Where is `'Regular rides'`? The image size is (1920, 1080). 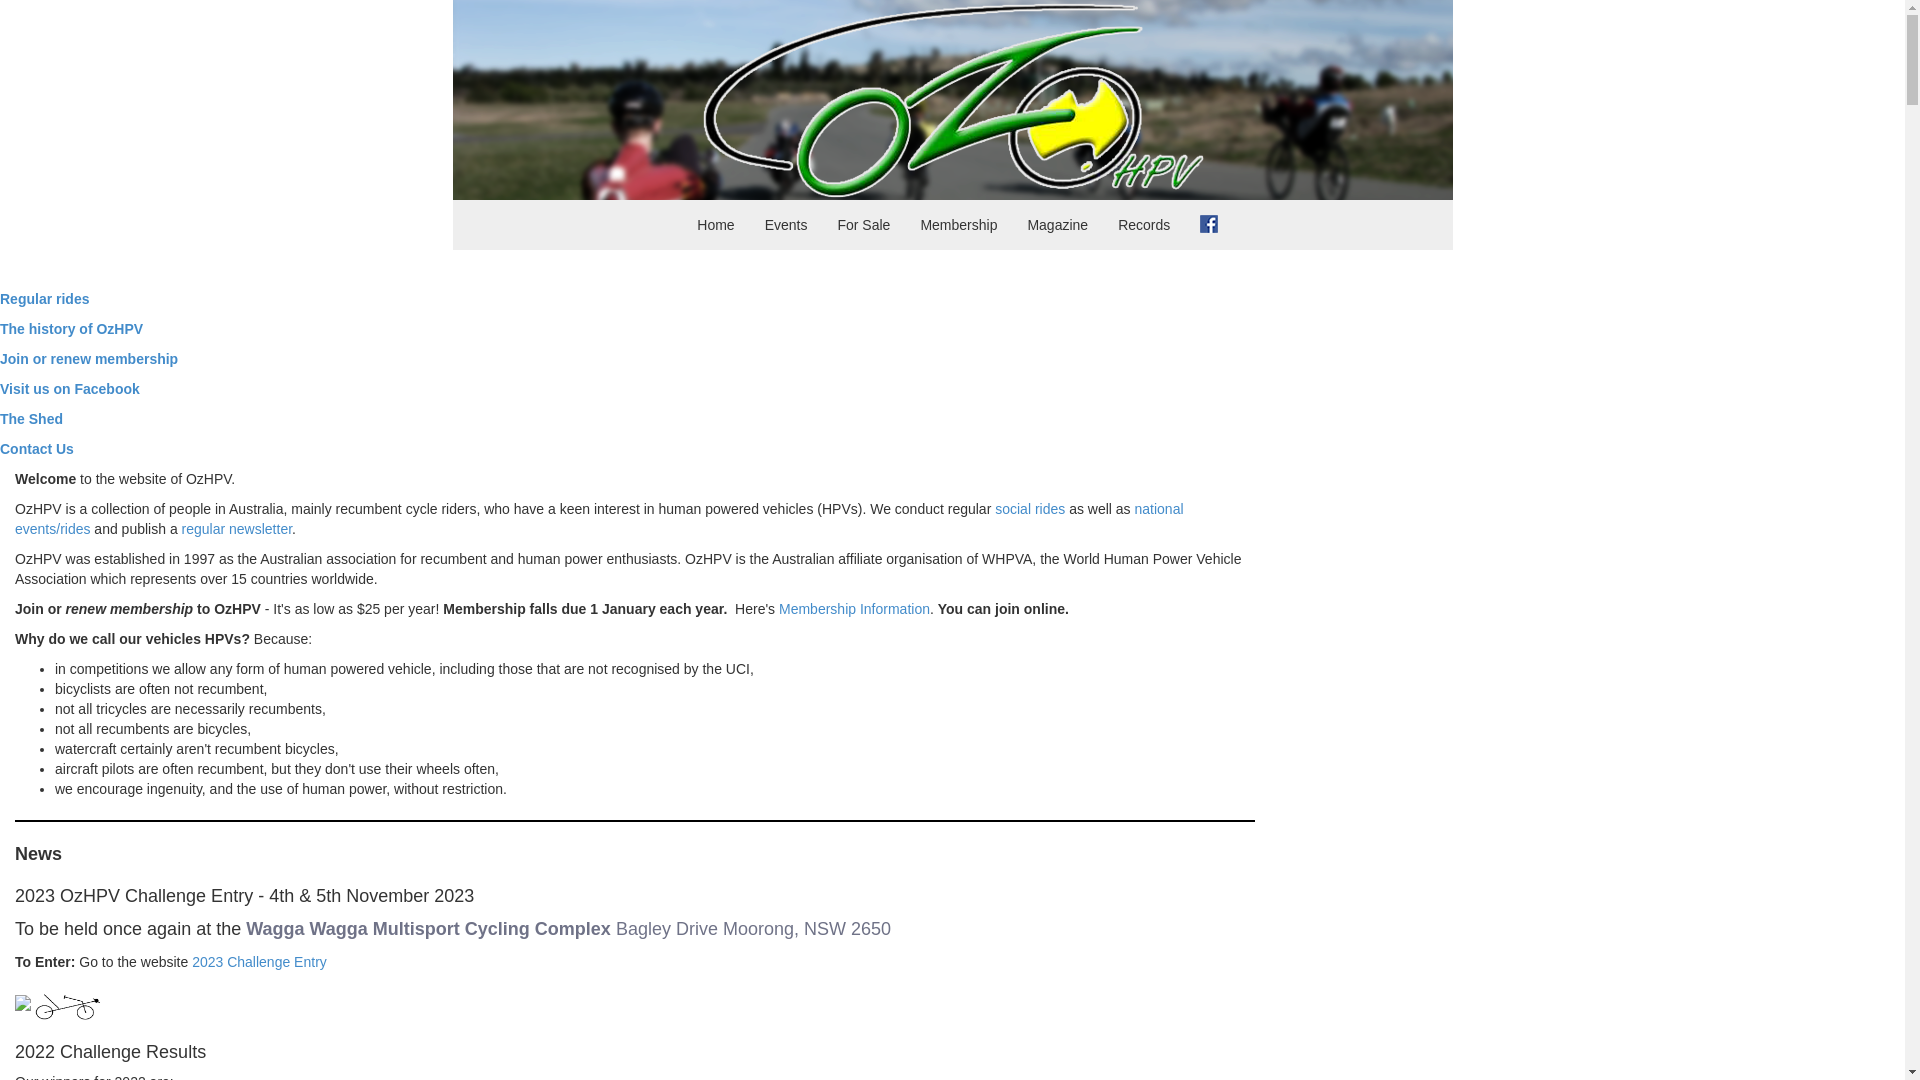
'Regular rides' is located at coordinates (44, 299).